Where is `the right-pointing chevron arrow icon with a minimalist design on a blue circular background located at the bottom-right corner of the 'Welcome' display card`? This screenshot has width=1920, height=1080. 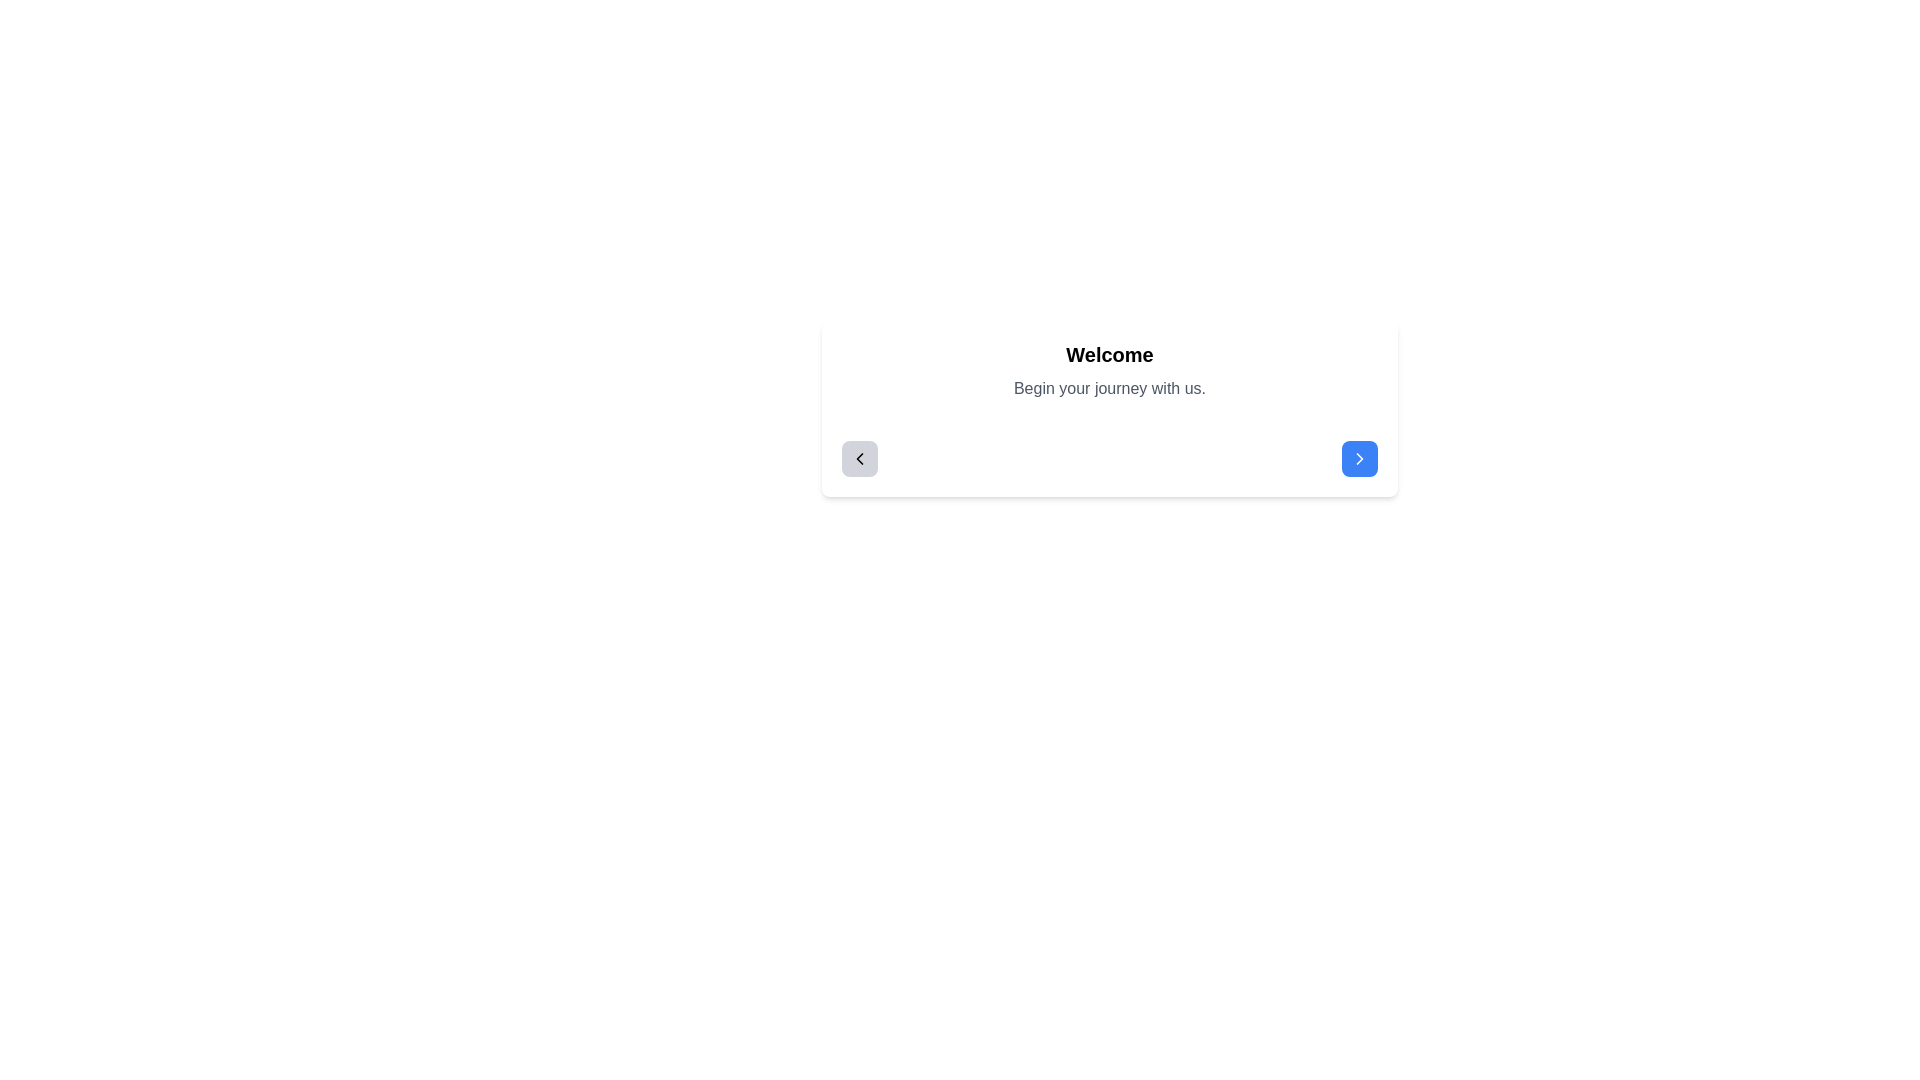 the right-pointing chevron arrow icon with a minimalist design on a blue circular background located at the bottom-right corner of the 'Welcome' display card is located at coordinates (1359, 459).